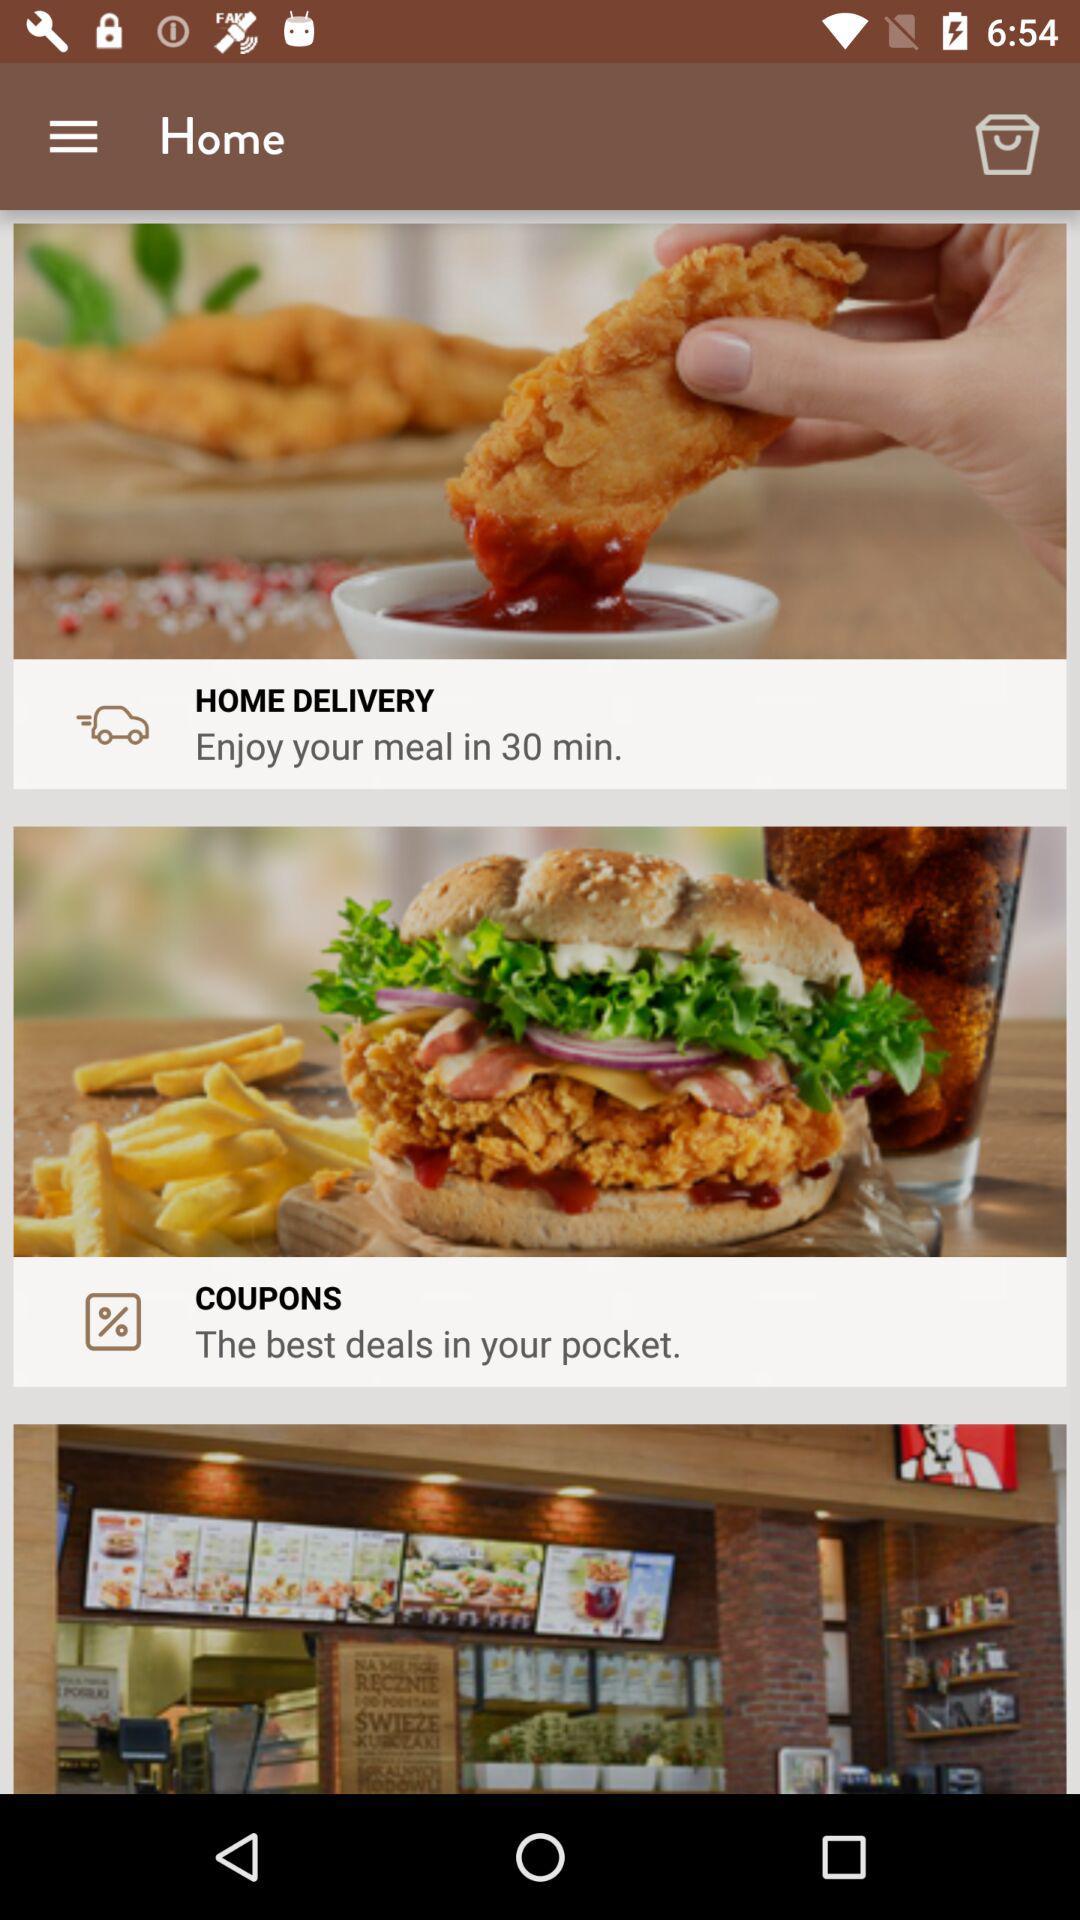 The width and height of the screenshot is (1080, 1920). What do you see at coordinates (1006, 135) in the screenshot?
I see `the item at the top right corner` at bounding box center [1006, 135].